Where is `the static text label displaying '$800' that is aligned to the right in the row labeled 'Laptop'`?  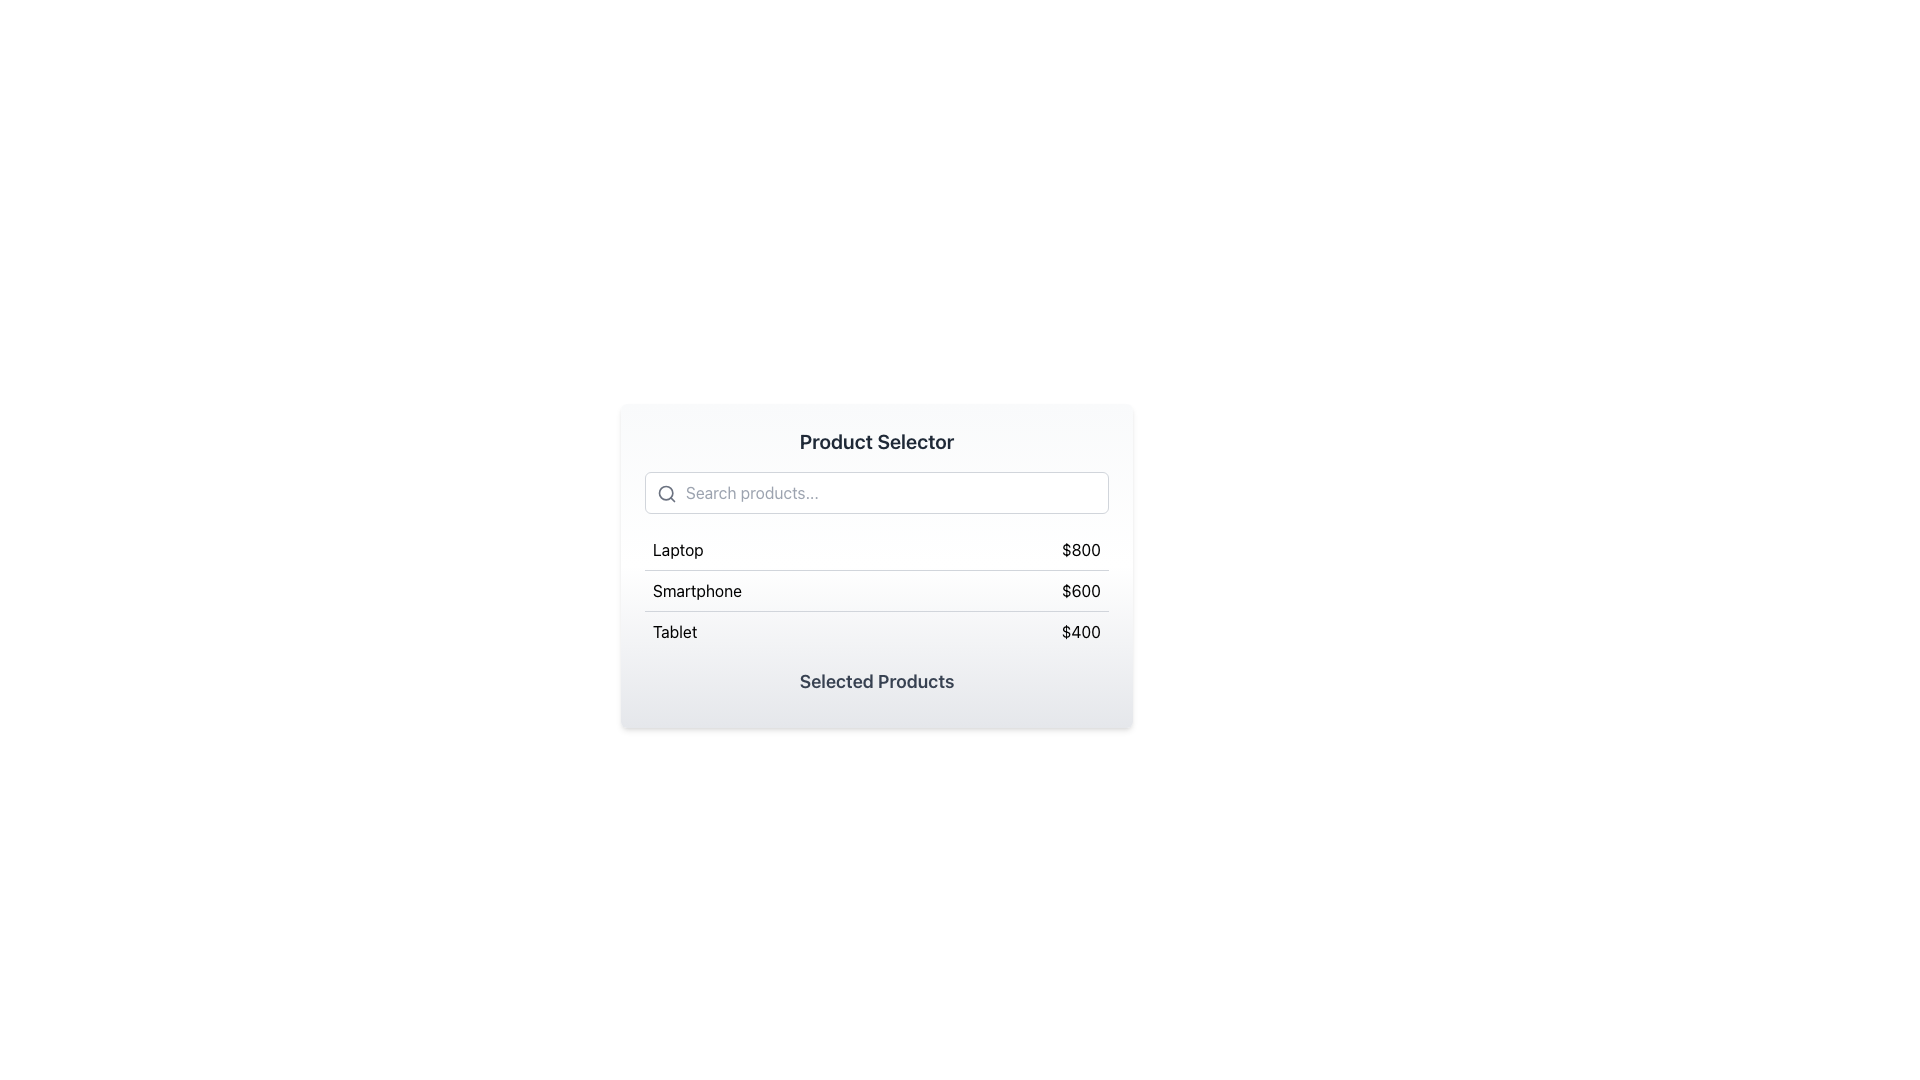
the static text label displaying '$800' that is aligned to the right in the row labeled 'Laptop' is located at coordinates (1080, 550).